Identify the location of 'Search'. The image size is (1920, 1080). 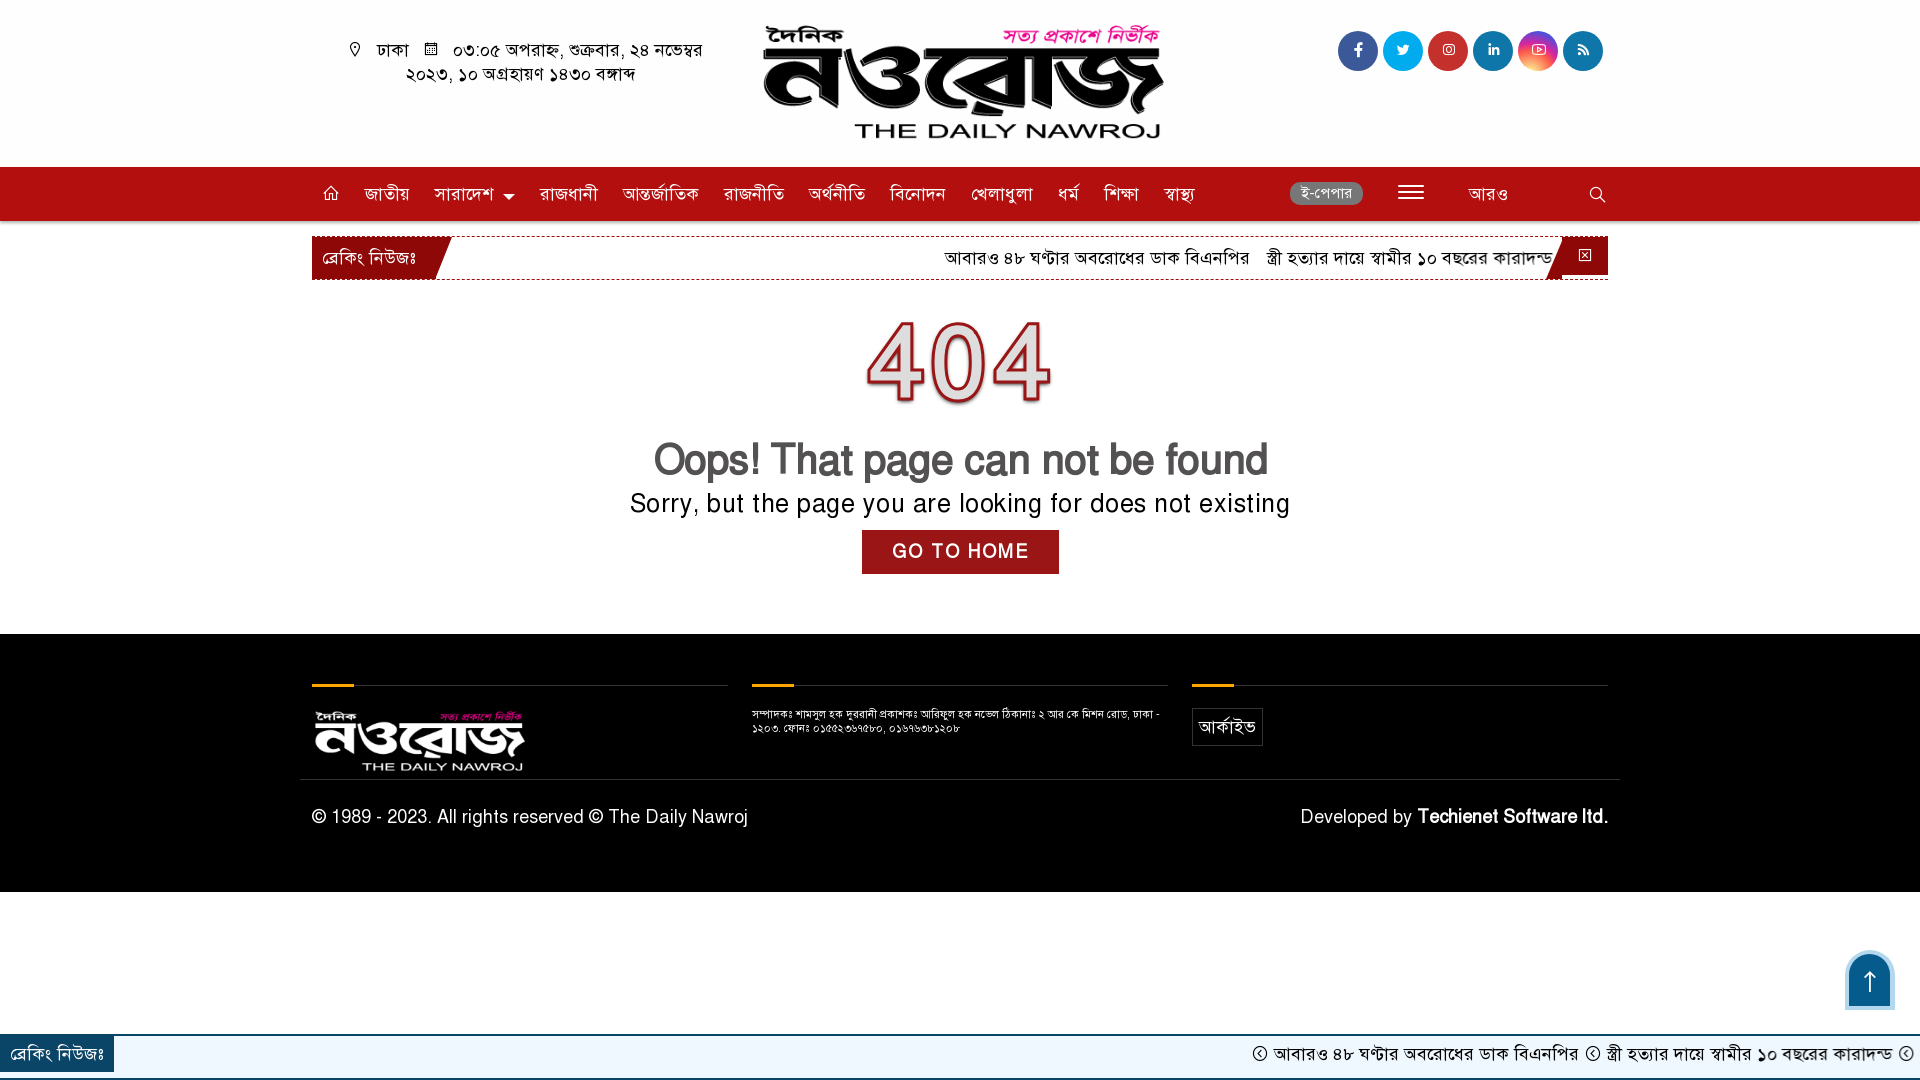
(1499, 196).